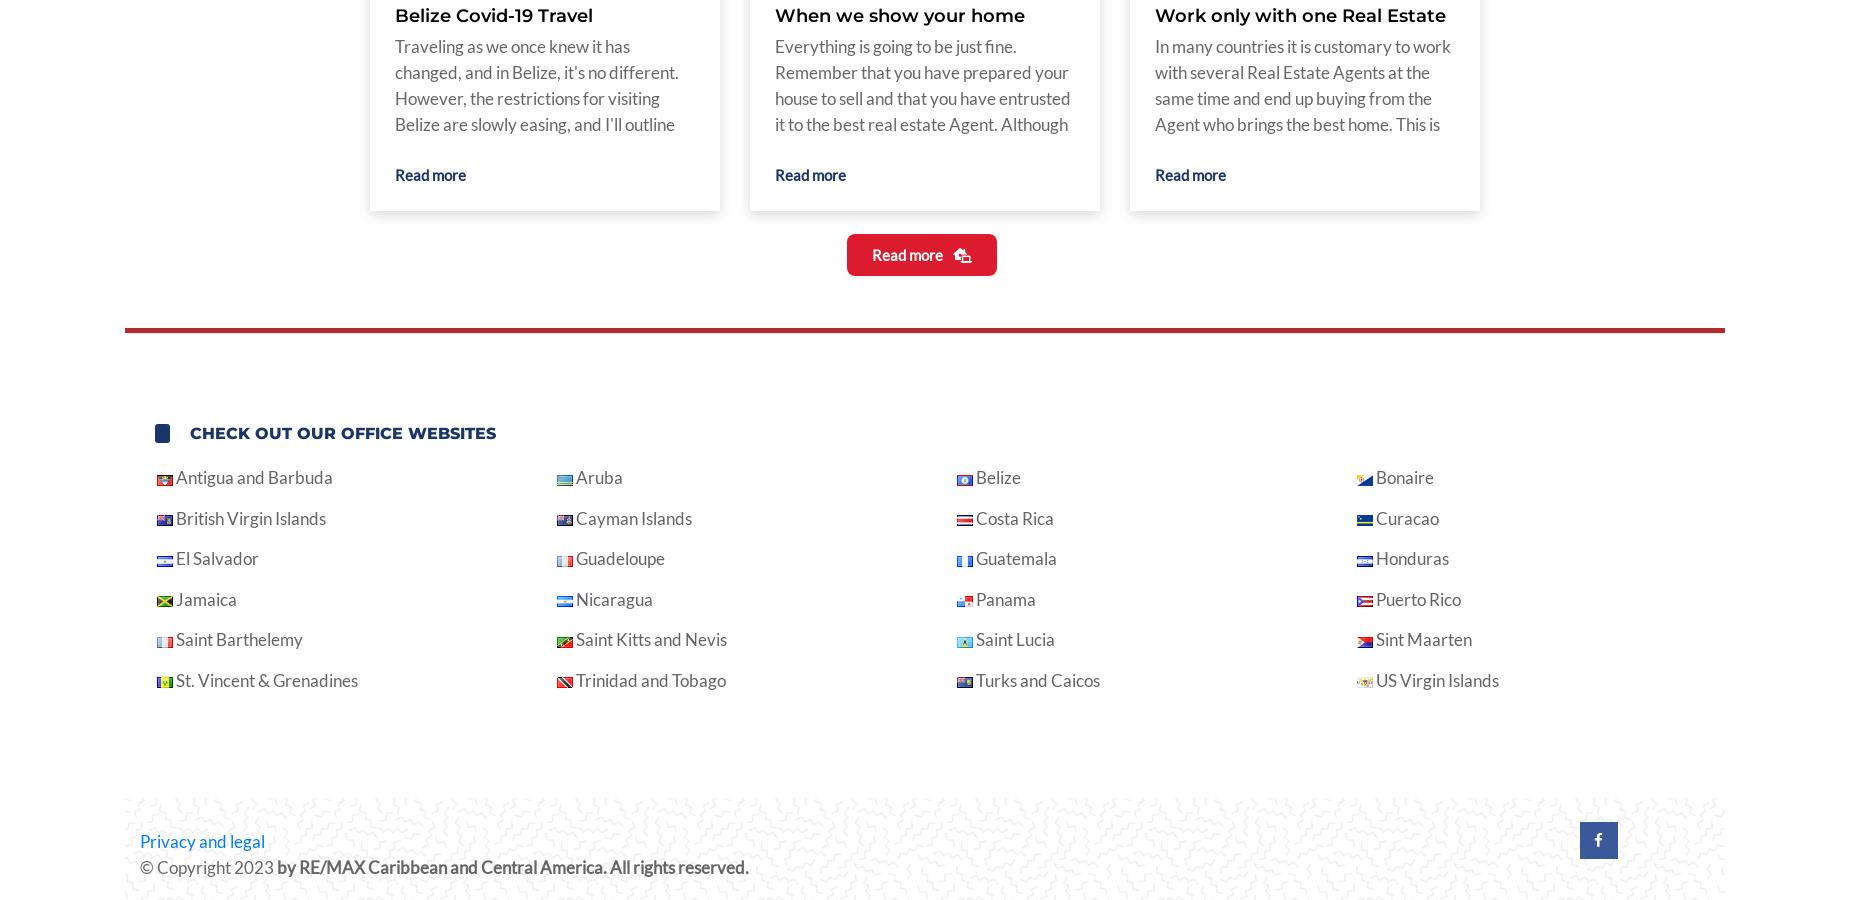  Describe the element at coordinates (248, 516) in the screenshot. I see `'British Virgin Islands'` at that location.